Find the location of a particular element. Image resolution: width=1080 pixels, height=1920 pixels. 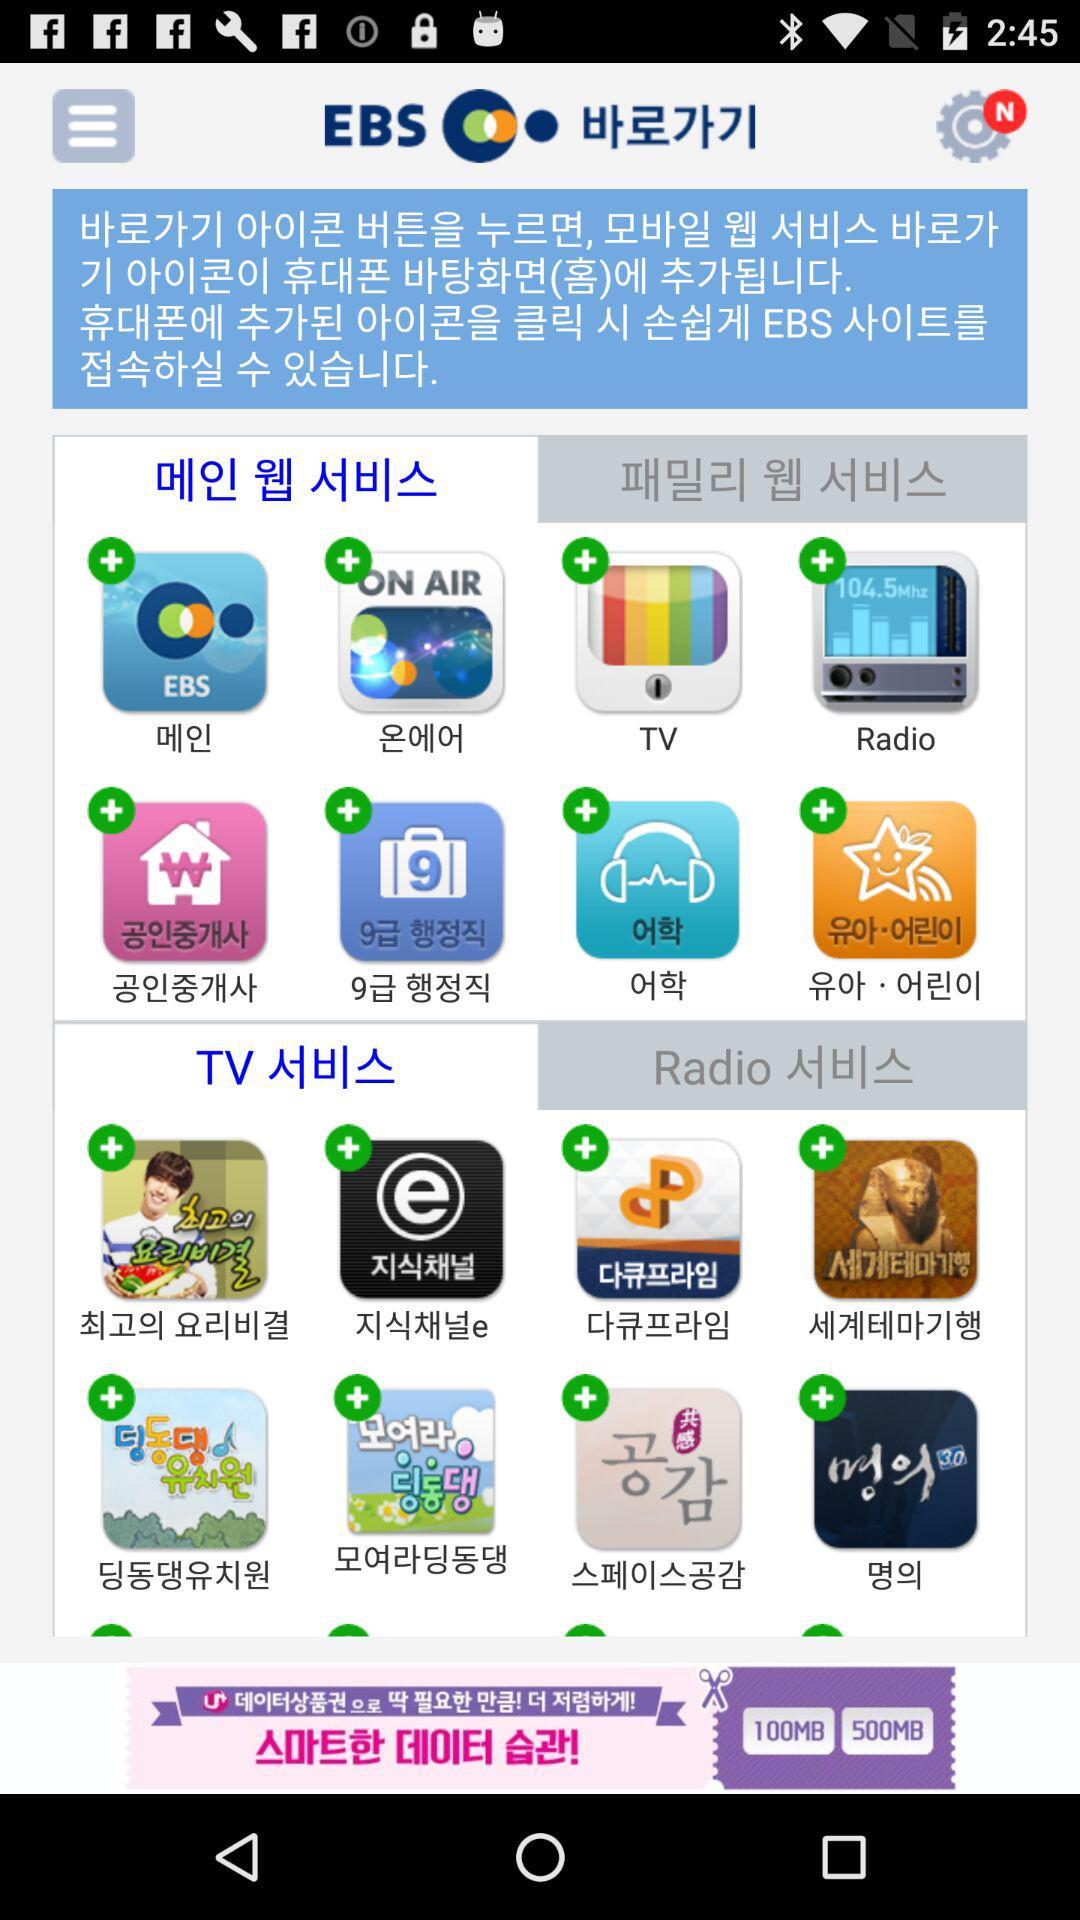

the photo icon is located at coordinates (420, 943).